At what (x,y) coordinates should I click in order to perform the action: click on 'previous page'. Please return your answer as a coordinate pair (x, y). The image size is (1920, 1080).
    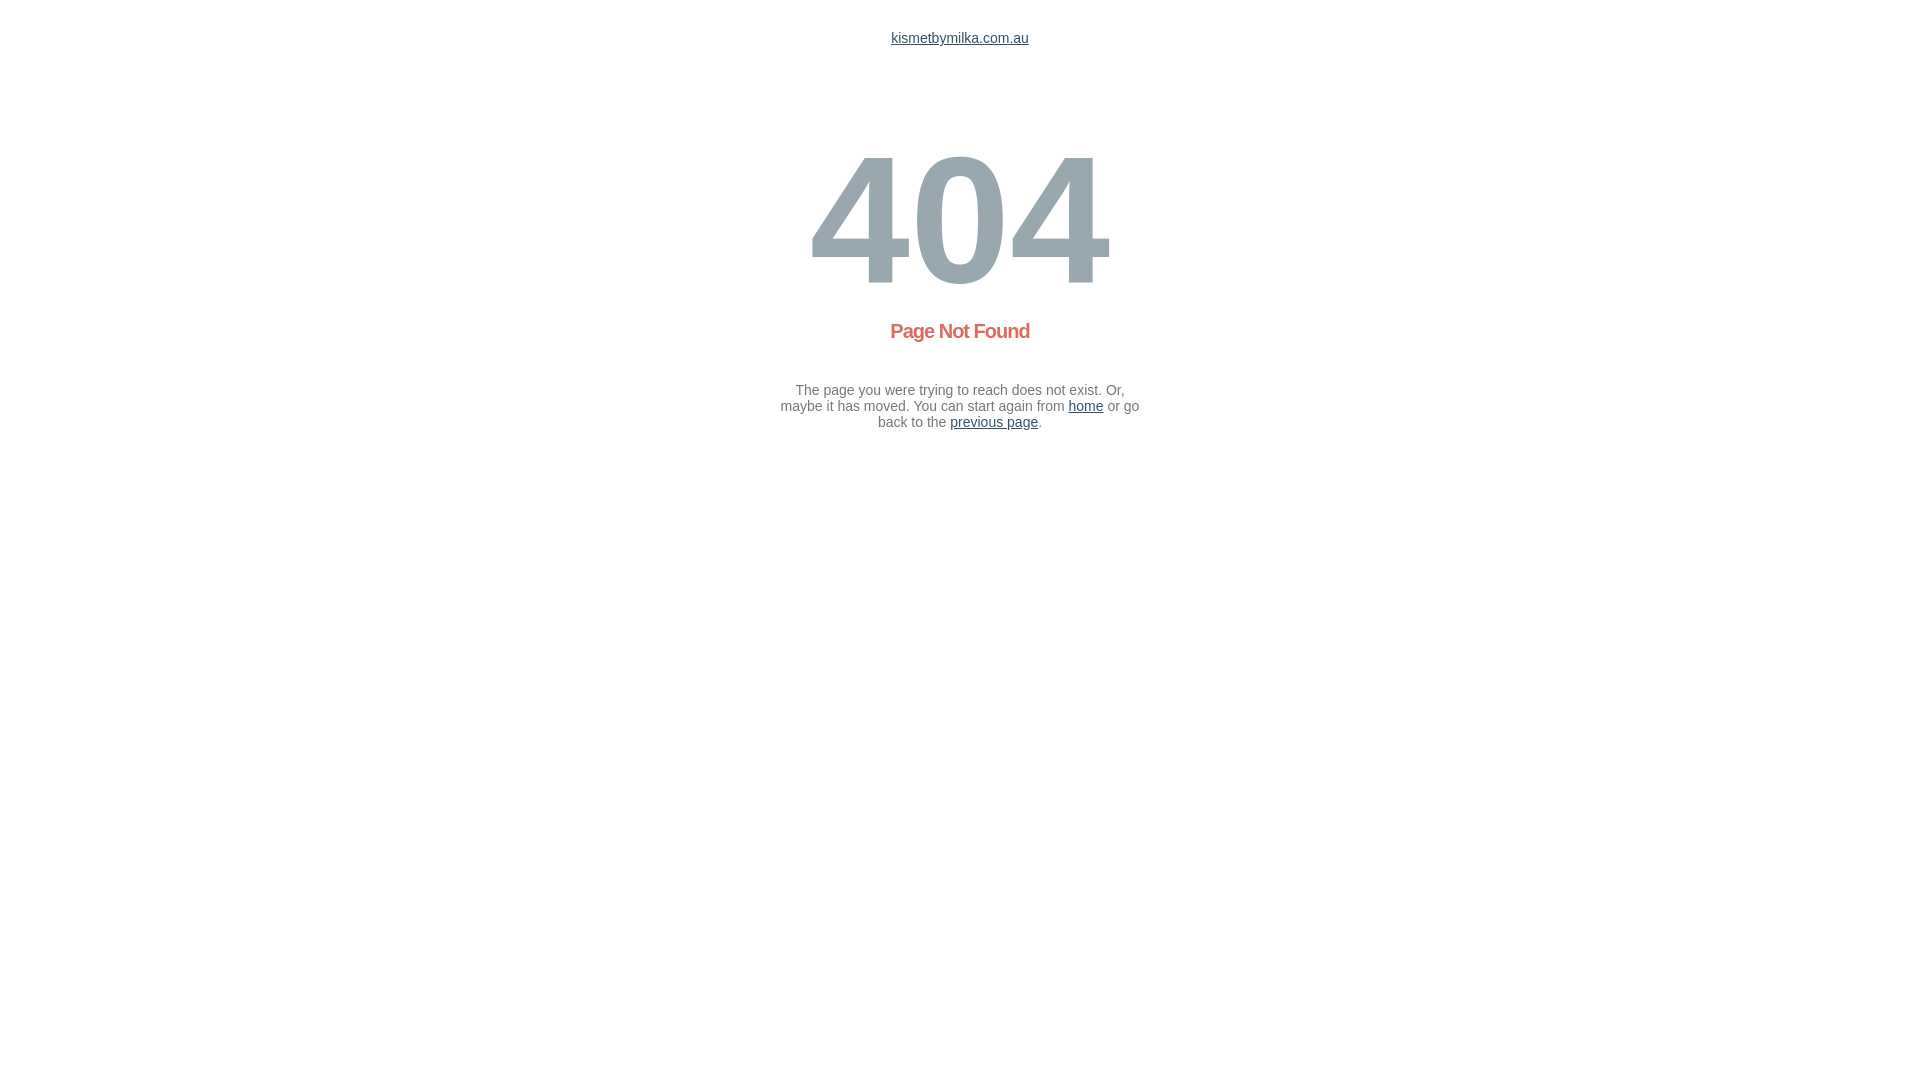
    Looking at the image, I should click on (993, 420).